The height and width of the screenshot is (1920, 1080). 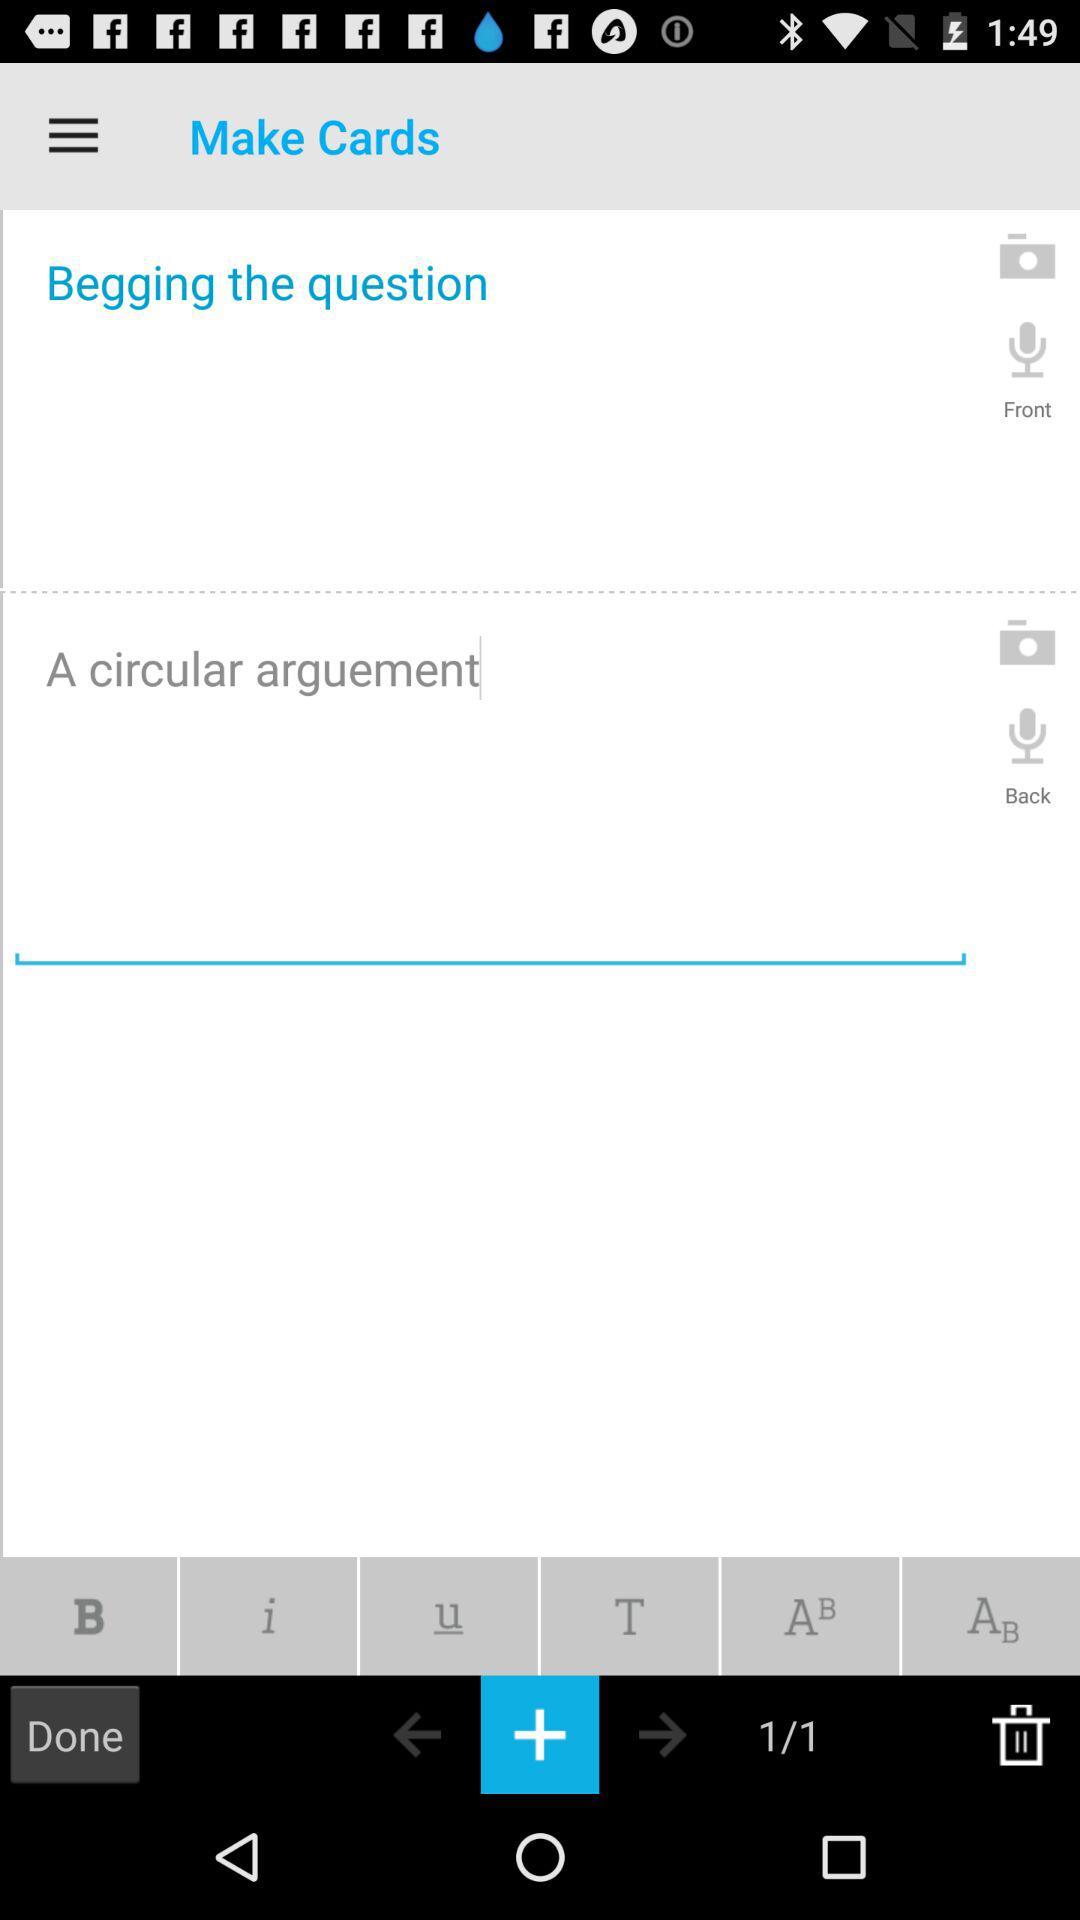 What do you see at coordinates (628, 1616) in the screenshot?
I see `text options` at bounding box center [628, 1616].